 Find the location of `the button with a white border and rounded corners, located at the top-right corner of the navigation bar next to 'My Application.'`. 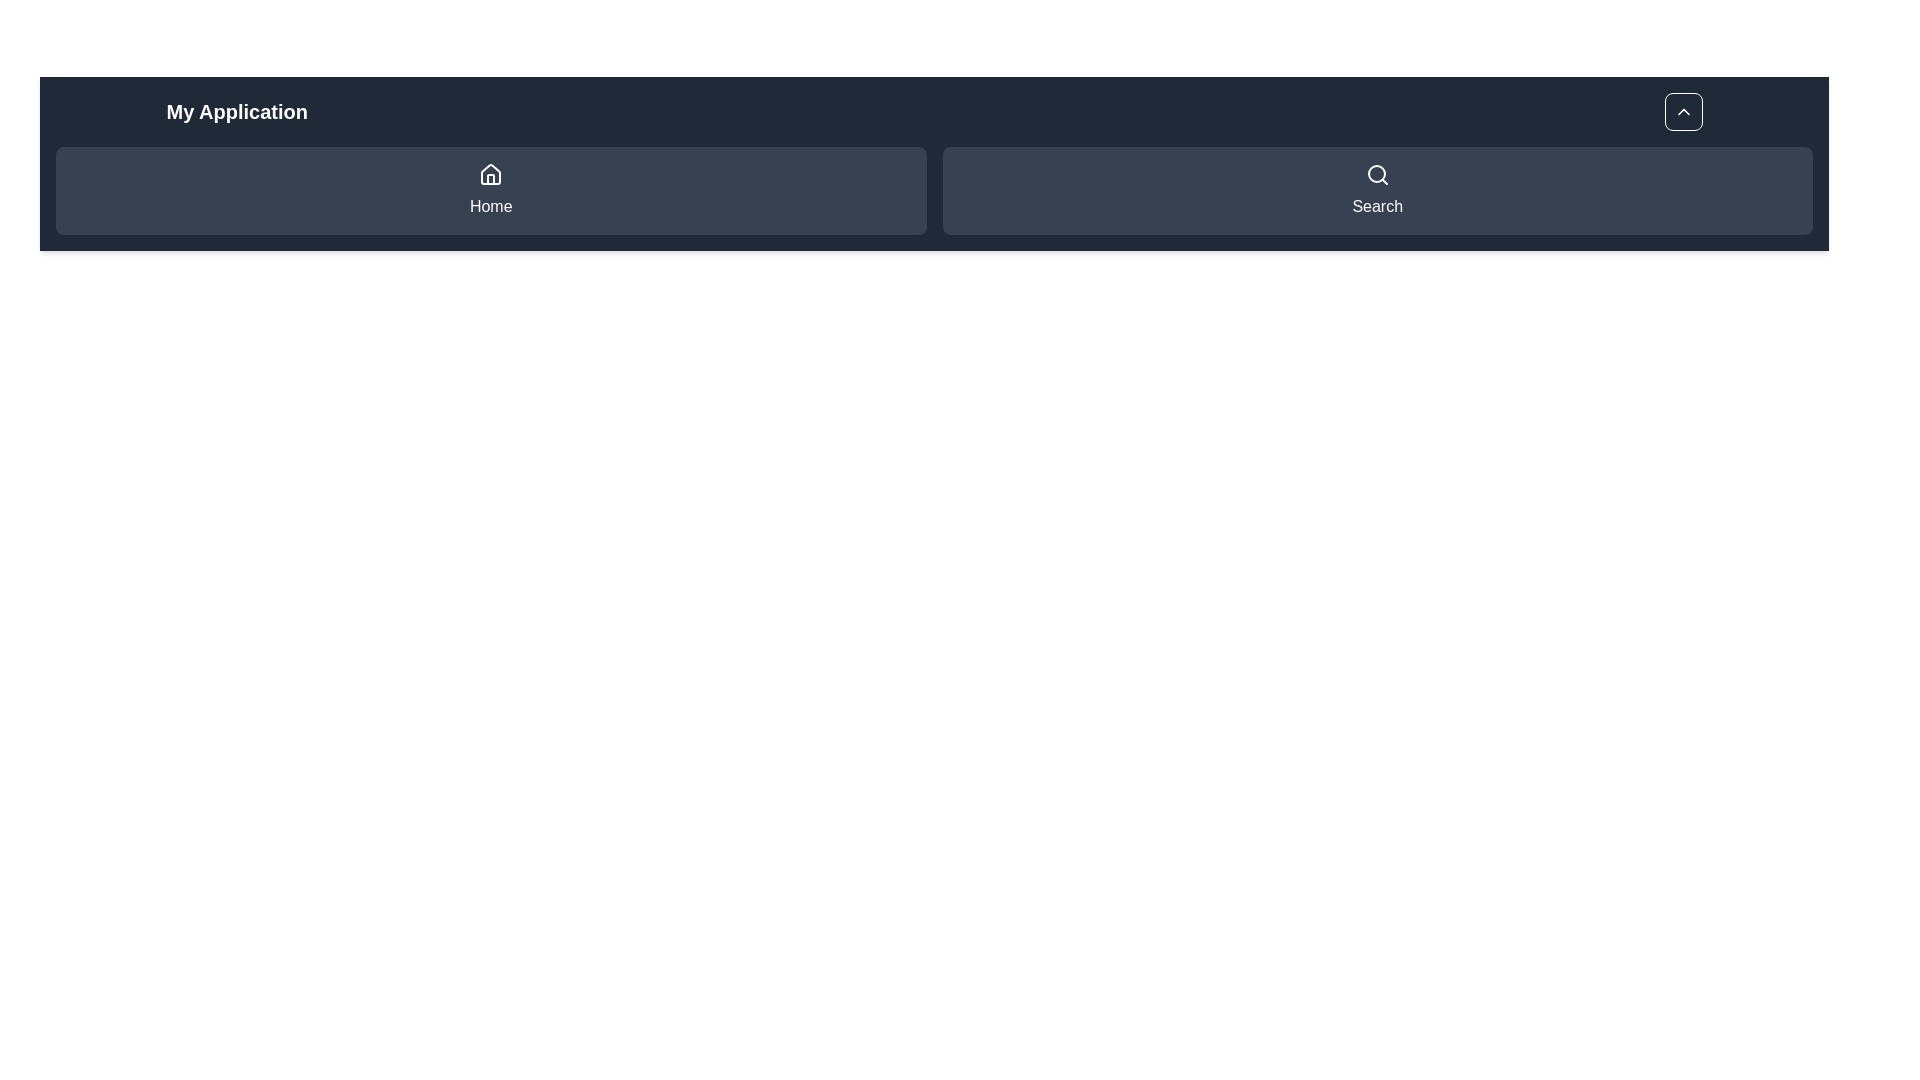

the button with a white border and rounded corners, located at the top-right corner of the navigation bar next to 'My Application.' is located at coordinates (1682, 111).